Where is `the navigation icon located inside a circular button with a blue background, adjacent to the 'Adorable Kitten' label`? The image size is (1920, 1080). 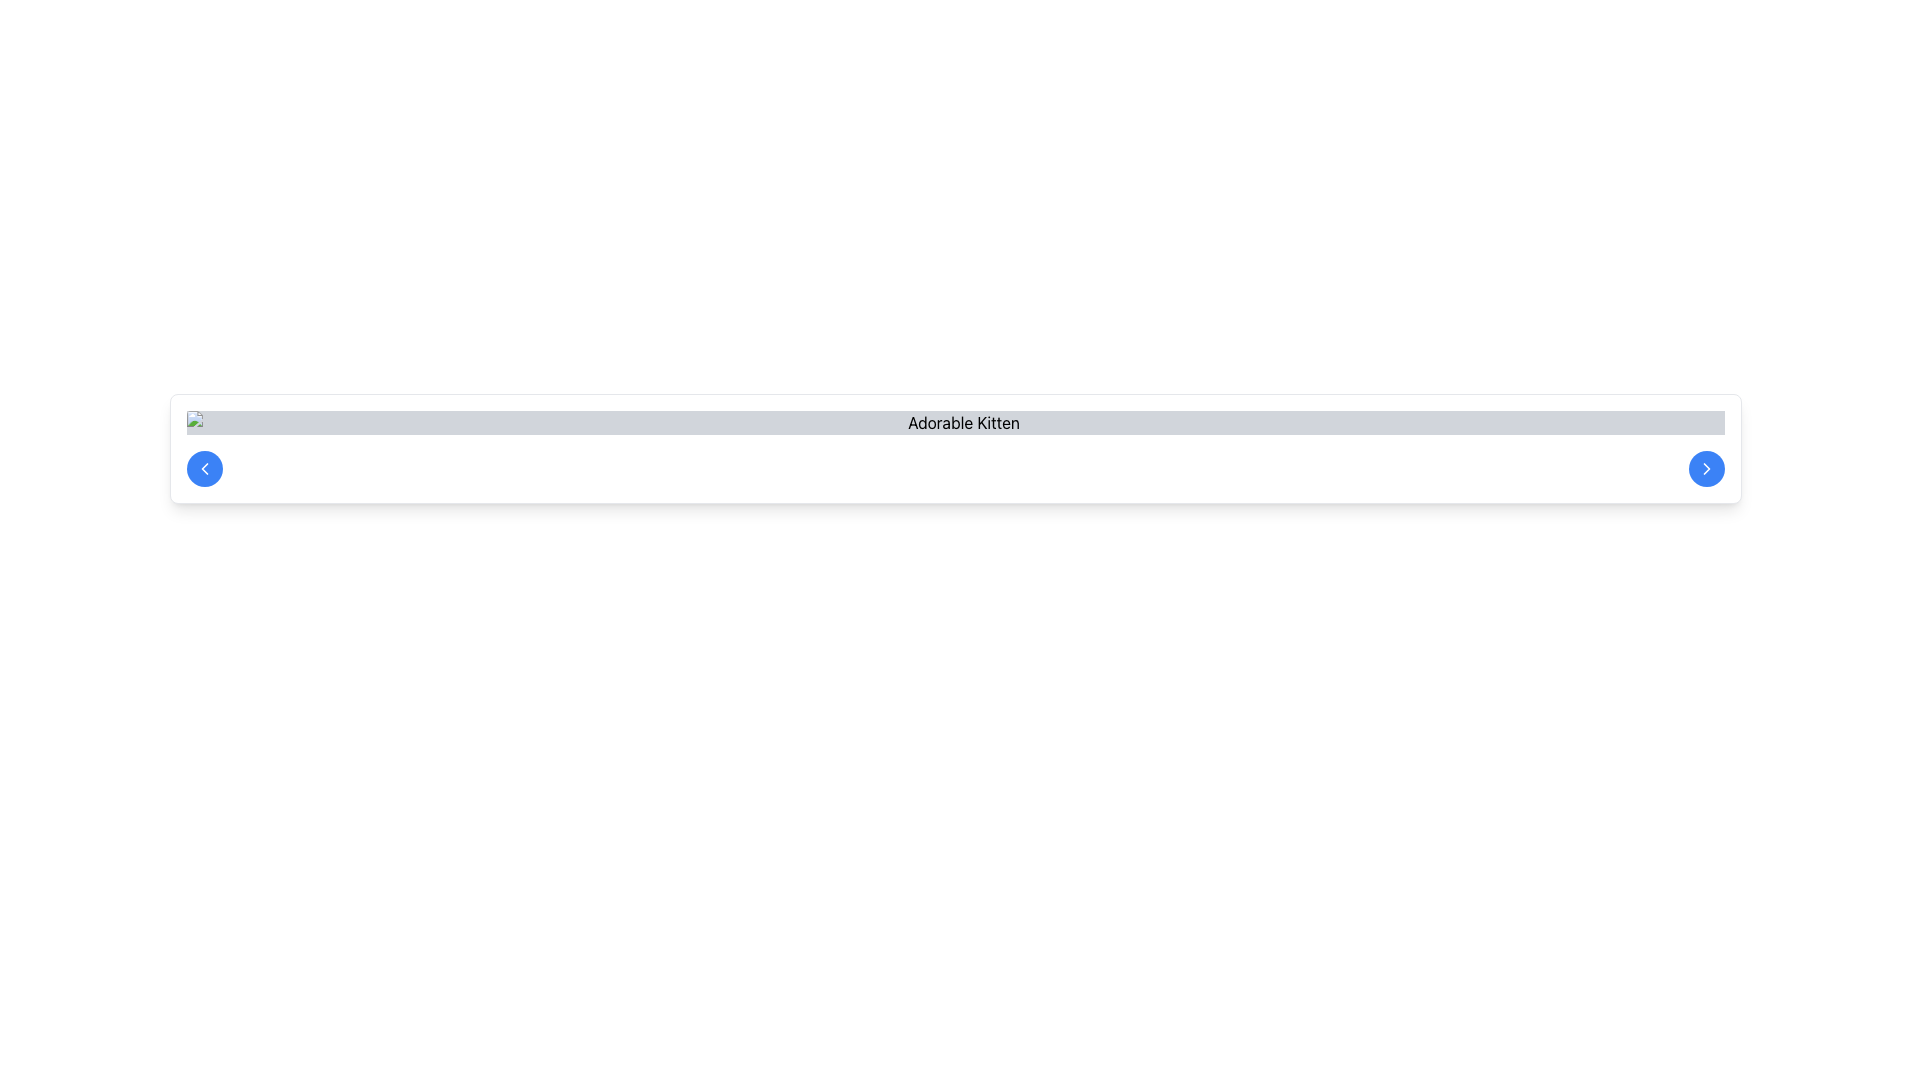 the navigation icon located inside a circular button with a blue background, adjacent to the 'Adorable Kitten' label is located at coordinates (1706, 469).